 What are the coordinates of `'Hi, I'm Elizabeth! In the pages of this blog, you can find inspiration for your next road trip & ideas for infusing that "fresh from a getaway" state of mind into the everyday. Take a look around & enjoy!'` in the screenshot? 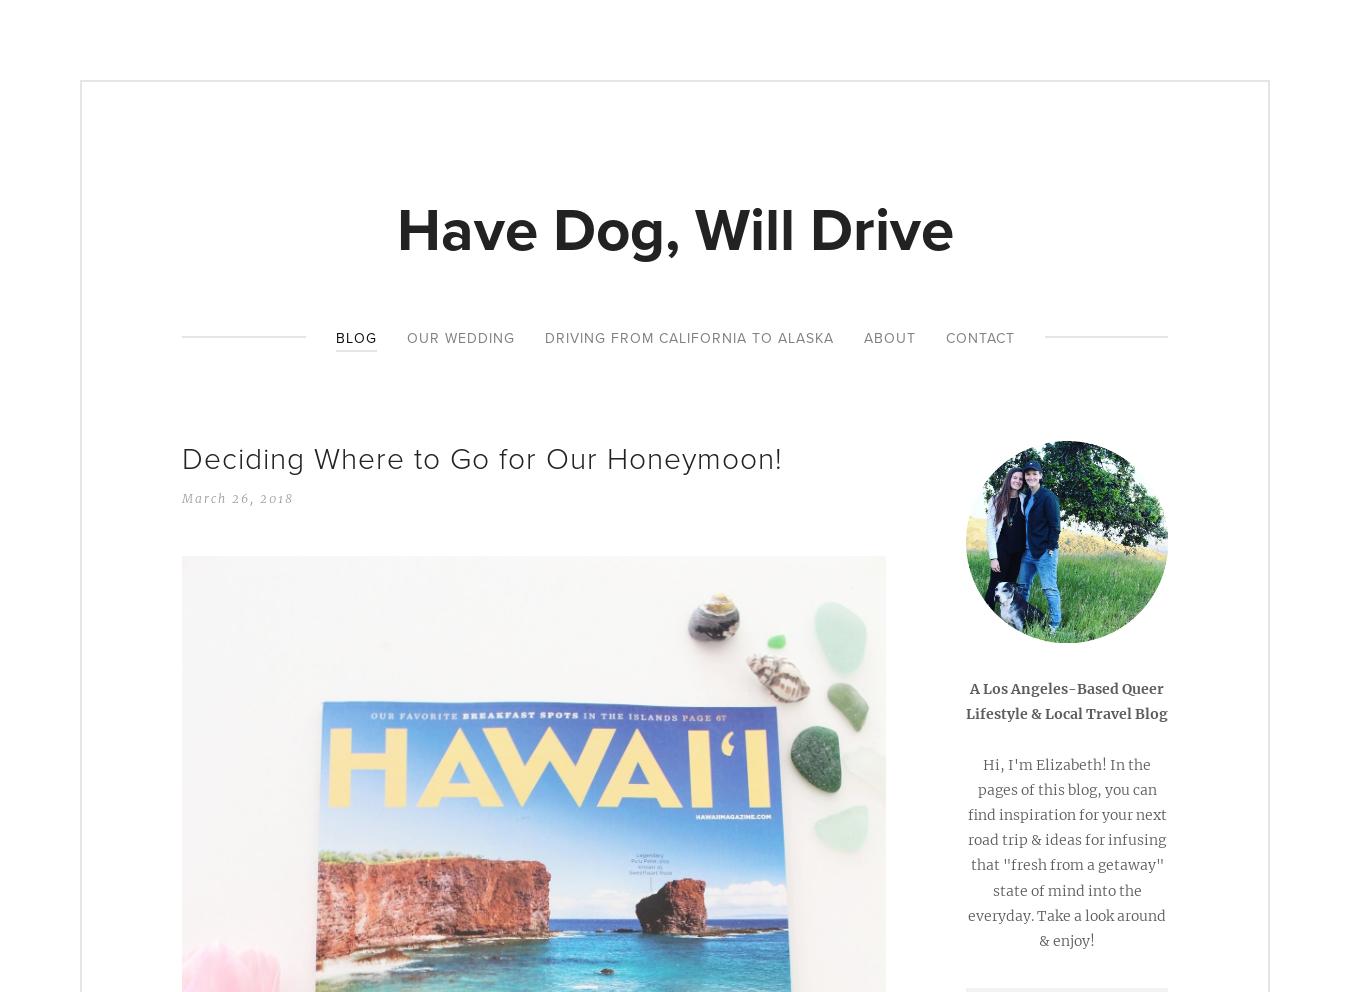 It's located at (966, 851).